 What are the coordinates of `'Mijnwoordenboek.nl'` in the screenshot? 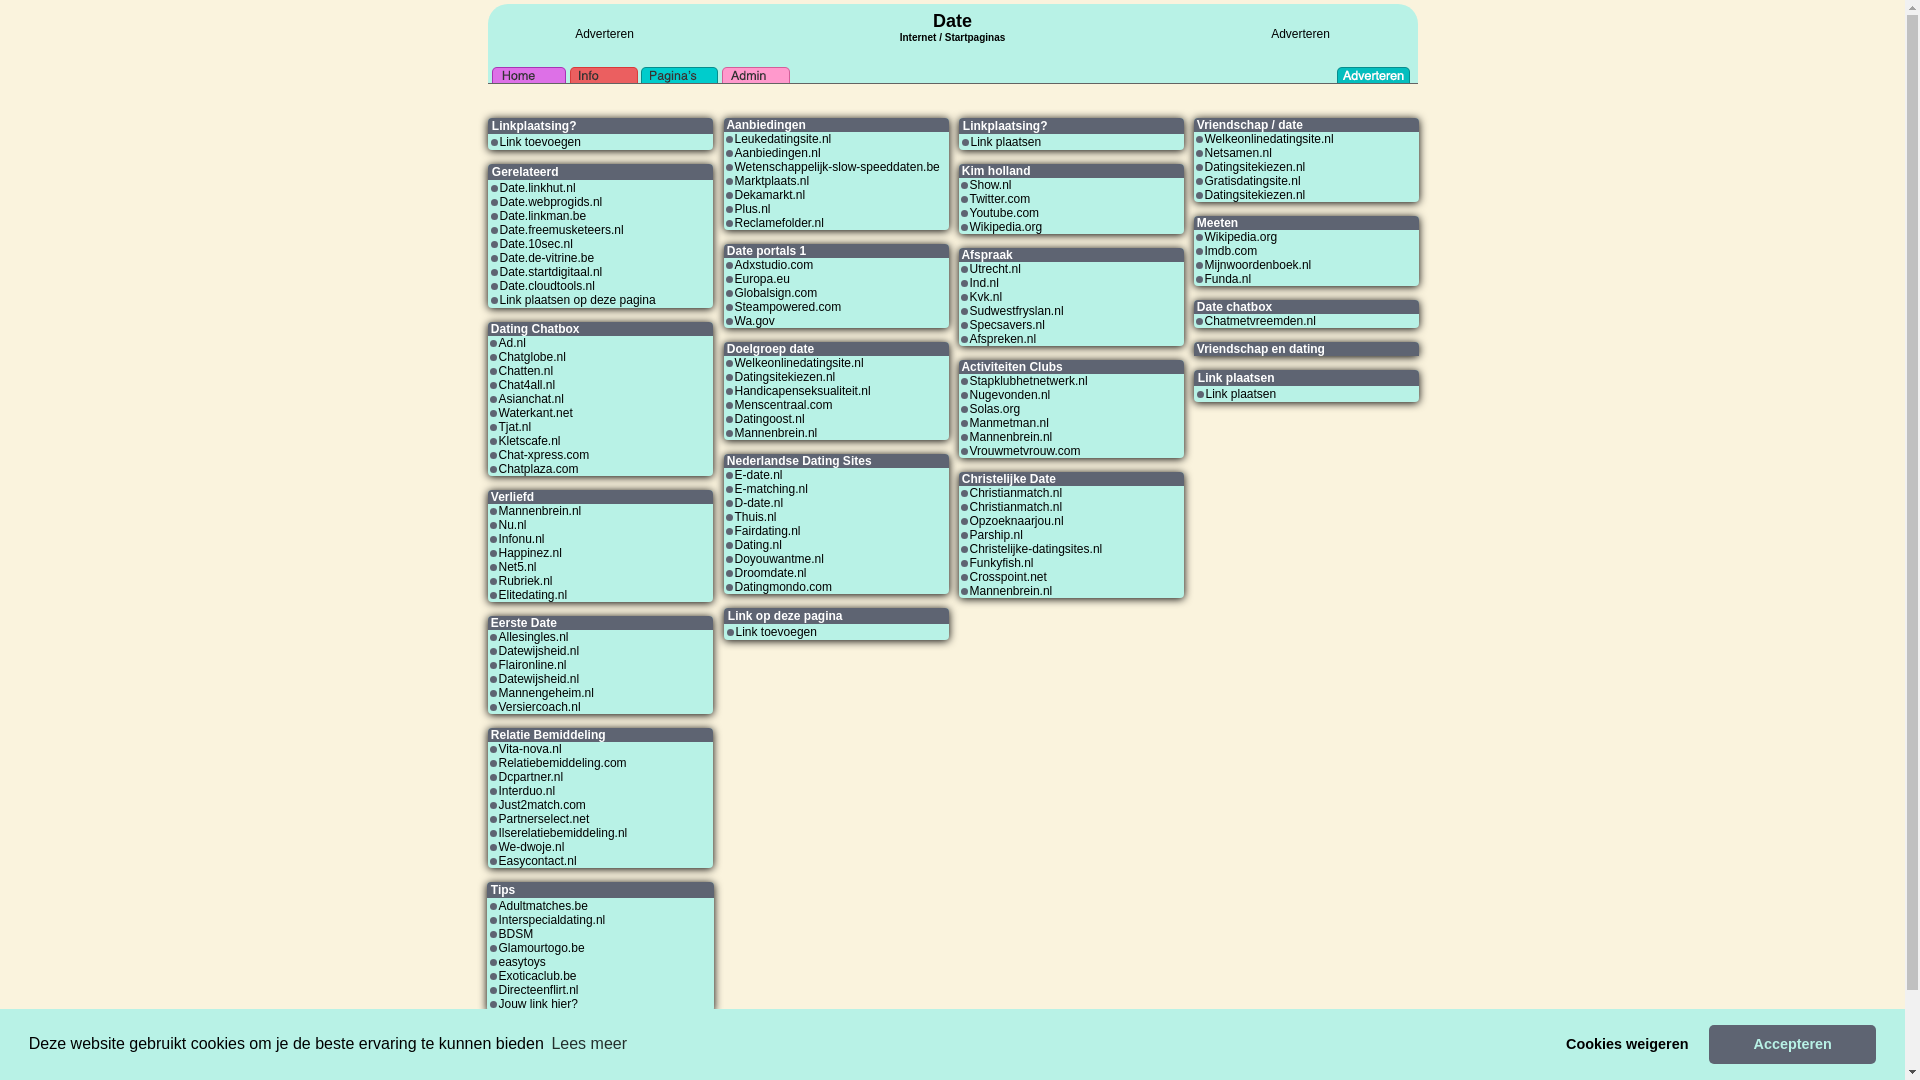 It's located at (1256, 264).